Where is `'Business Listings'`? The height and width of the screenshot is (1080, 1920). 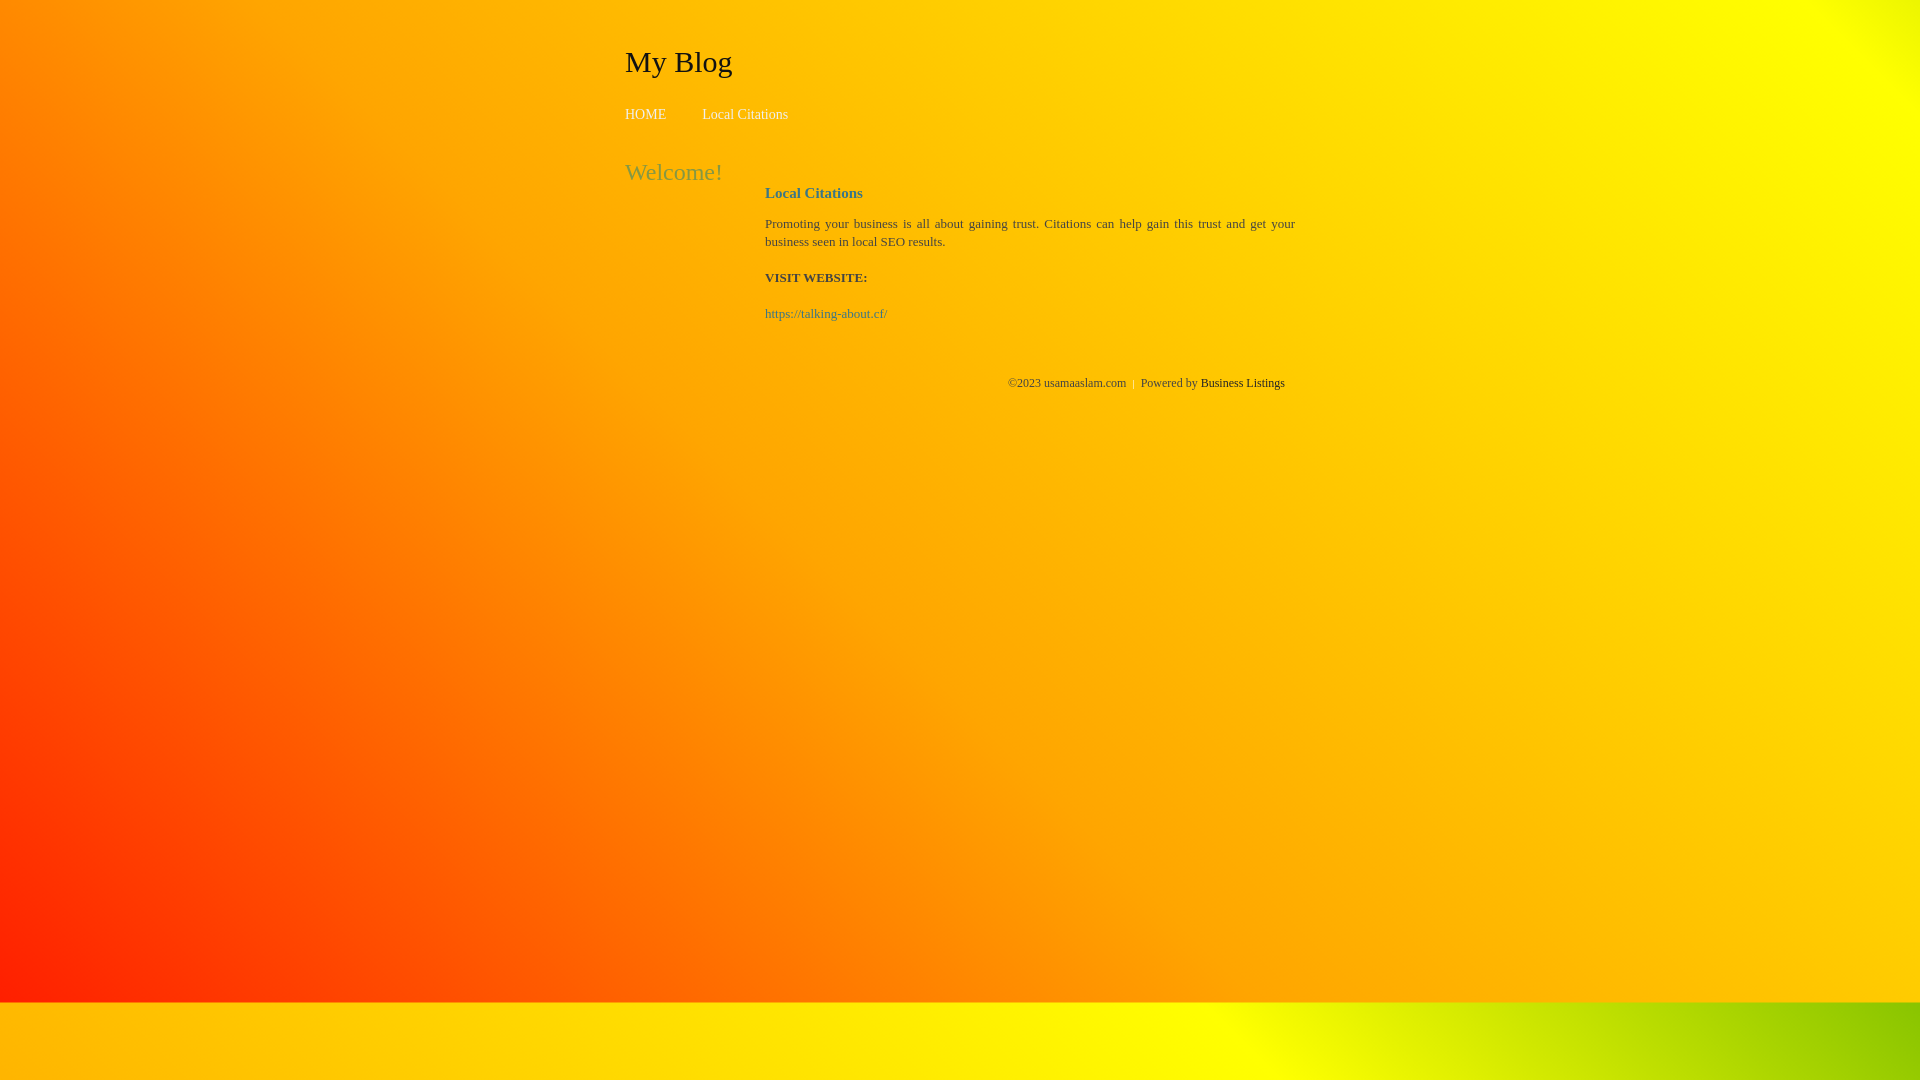 'Business Listings' is located at coordinates (1242, 382).